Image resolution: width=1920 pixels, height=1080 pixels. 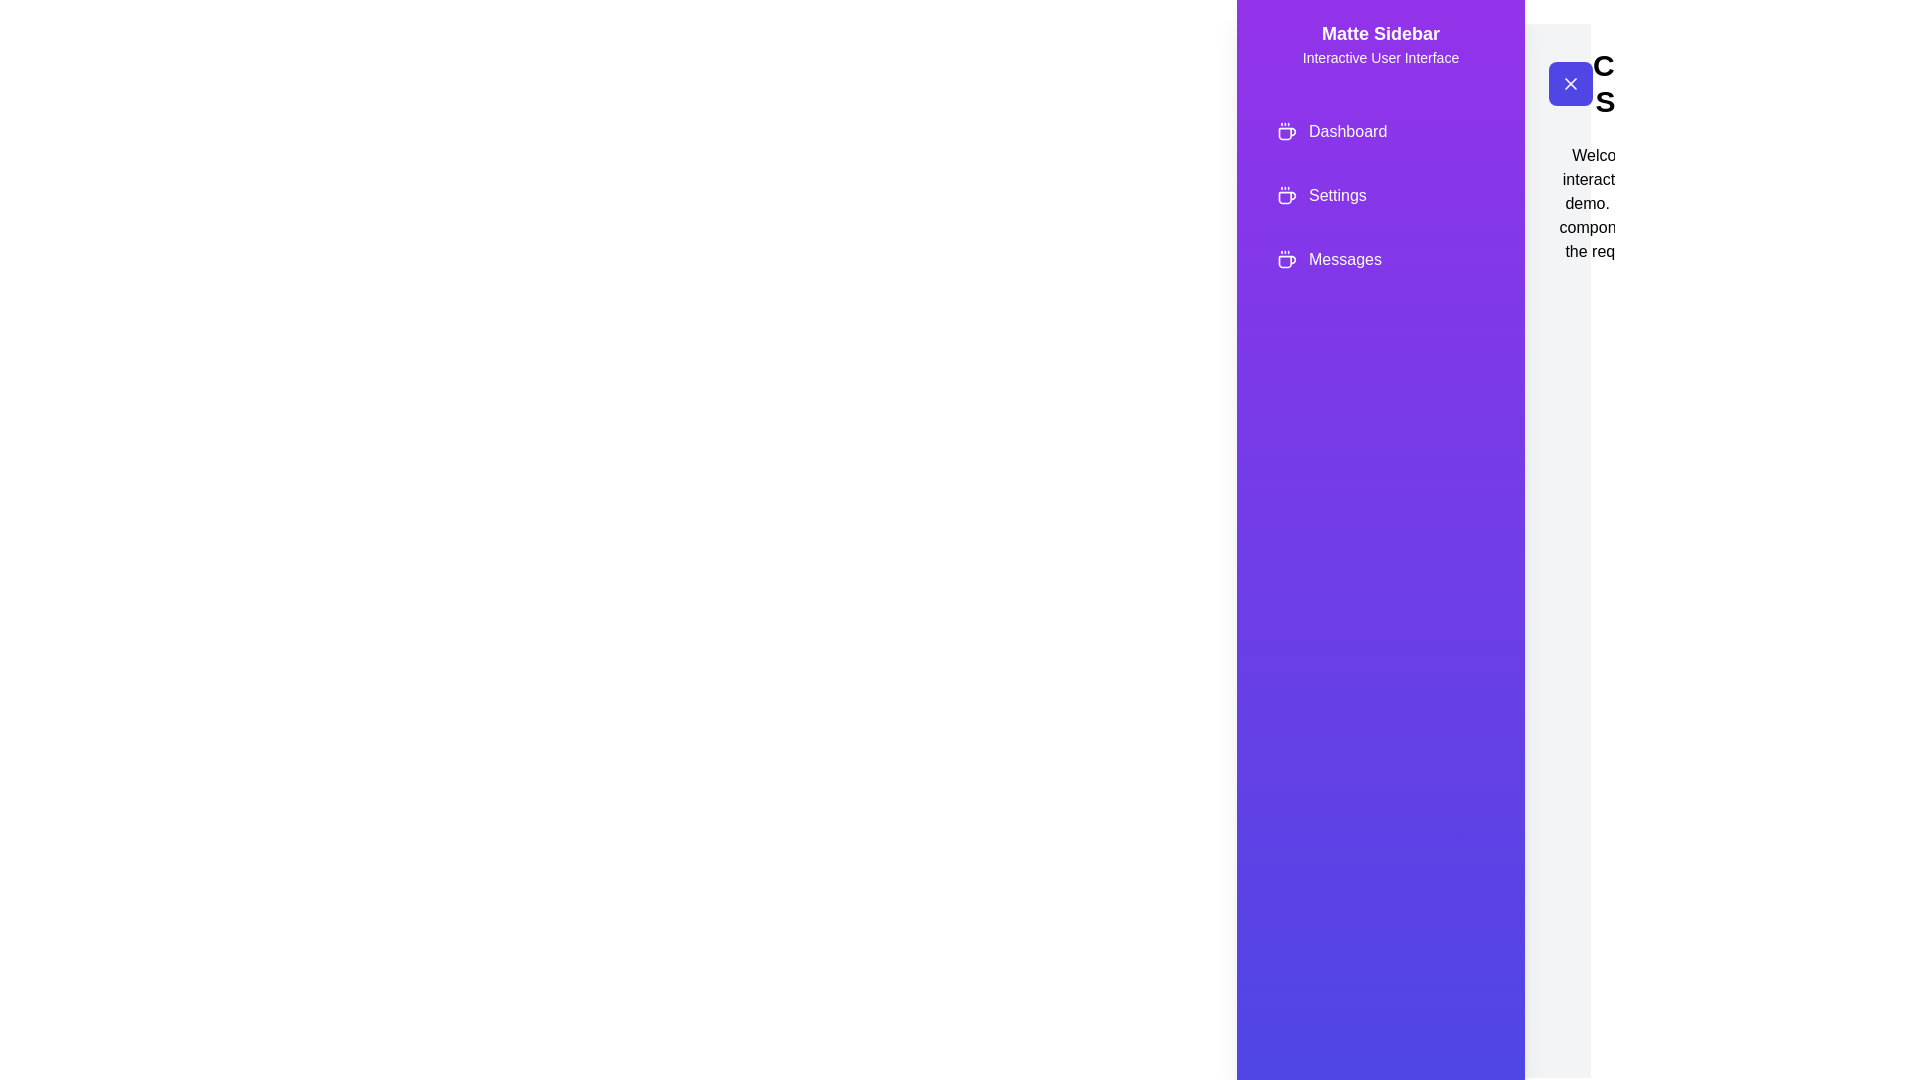 I want to click on the 'Dashboard' text label in the vertical sidebar, which is aligned to the right of a coffee cup icon and is the first menu item, so click(x=1348, y=131).